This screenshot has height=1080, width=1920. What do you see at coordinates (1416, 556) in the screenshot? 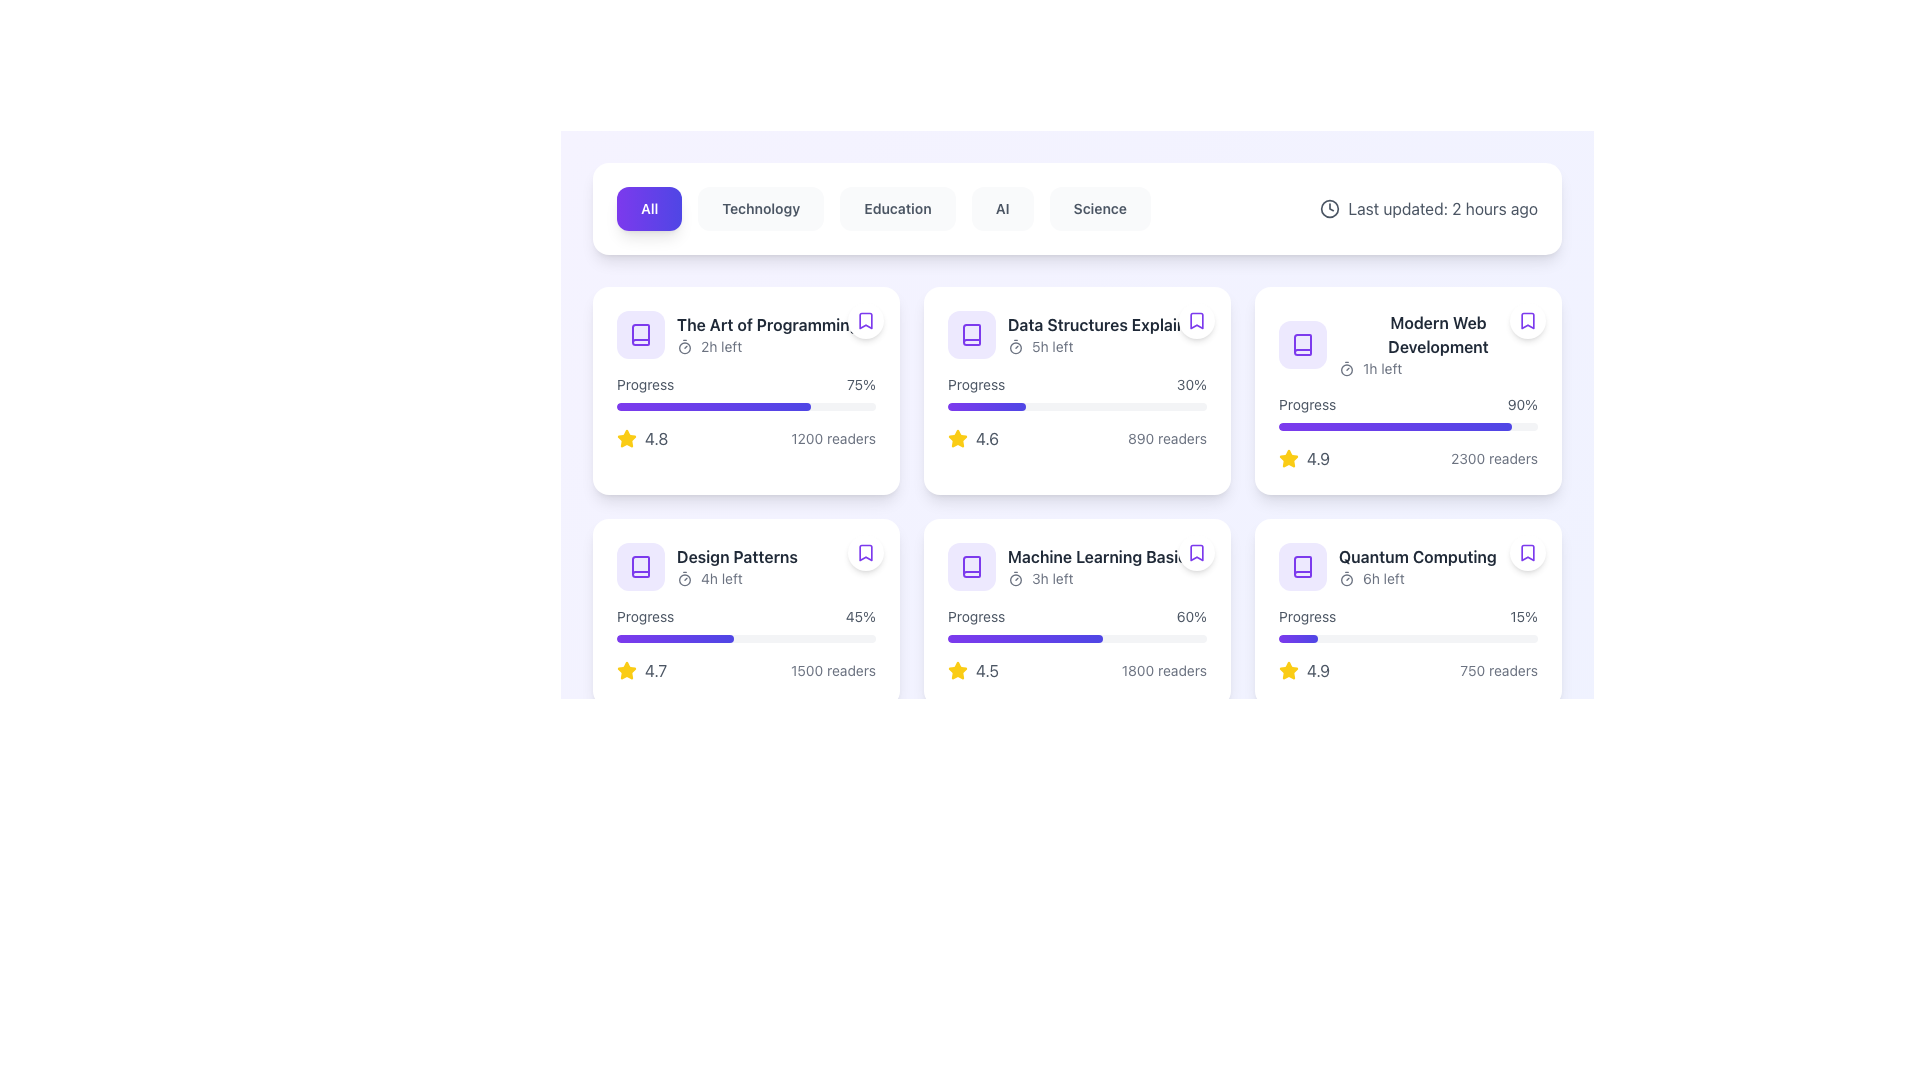
I see `the Text label that serves as a title or heading for the card content, located in the bottom row, rightmost column of a grid layout` at bounding box center [1416, 556].